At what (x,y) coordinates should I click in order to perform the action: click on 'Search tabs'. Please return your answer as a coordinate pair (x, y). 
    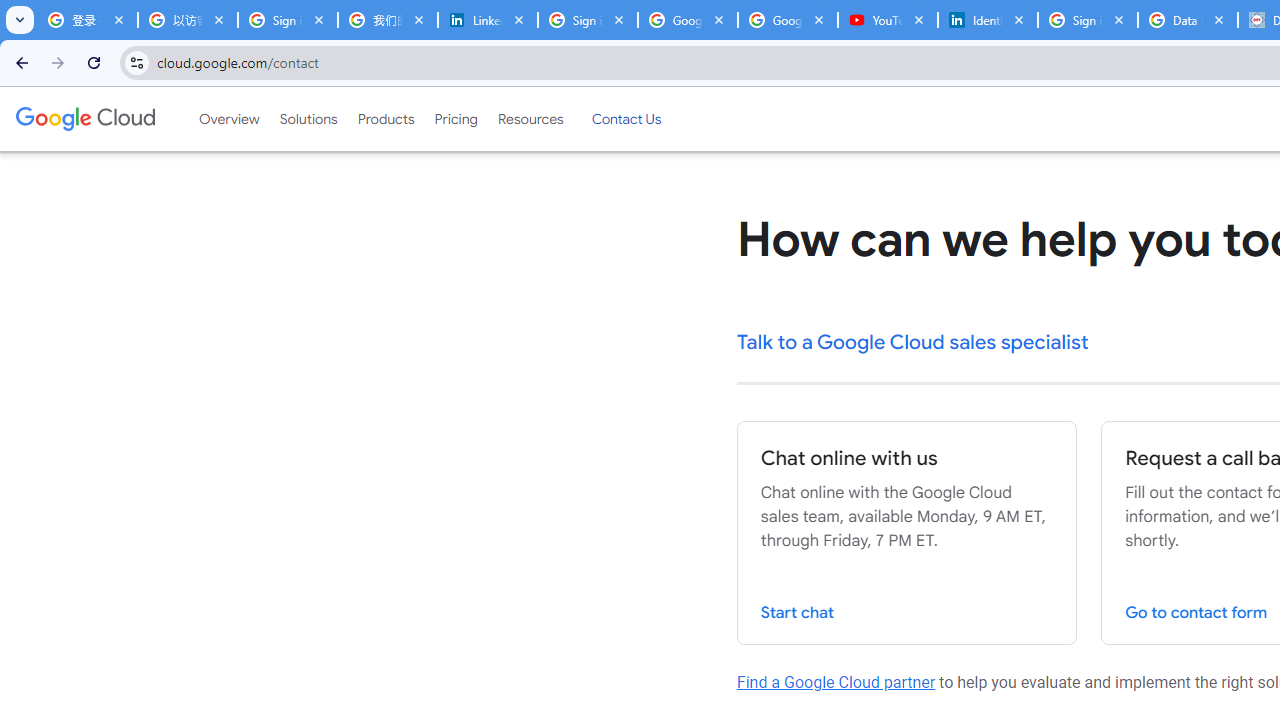
    Looking at the image, I should click on (20, 20).